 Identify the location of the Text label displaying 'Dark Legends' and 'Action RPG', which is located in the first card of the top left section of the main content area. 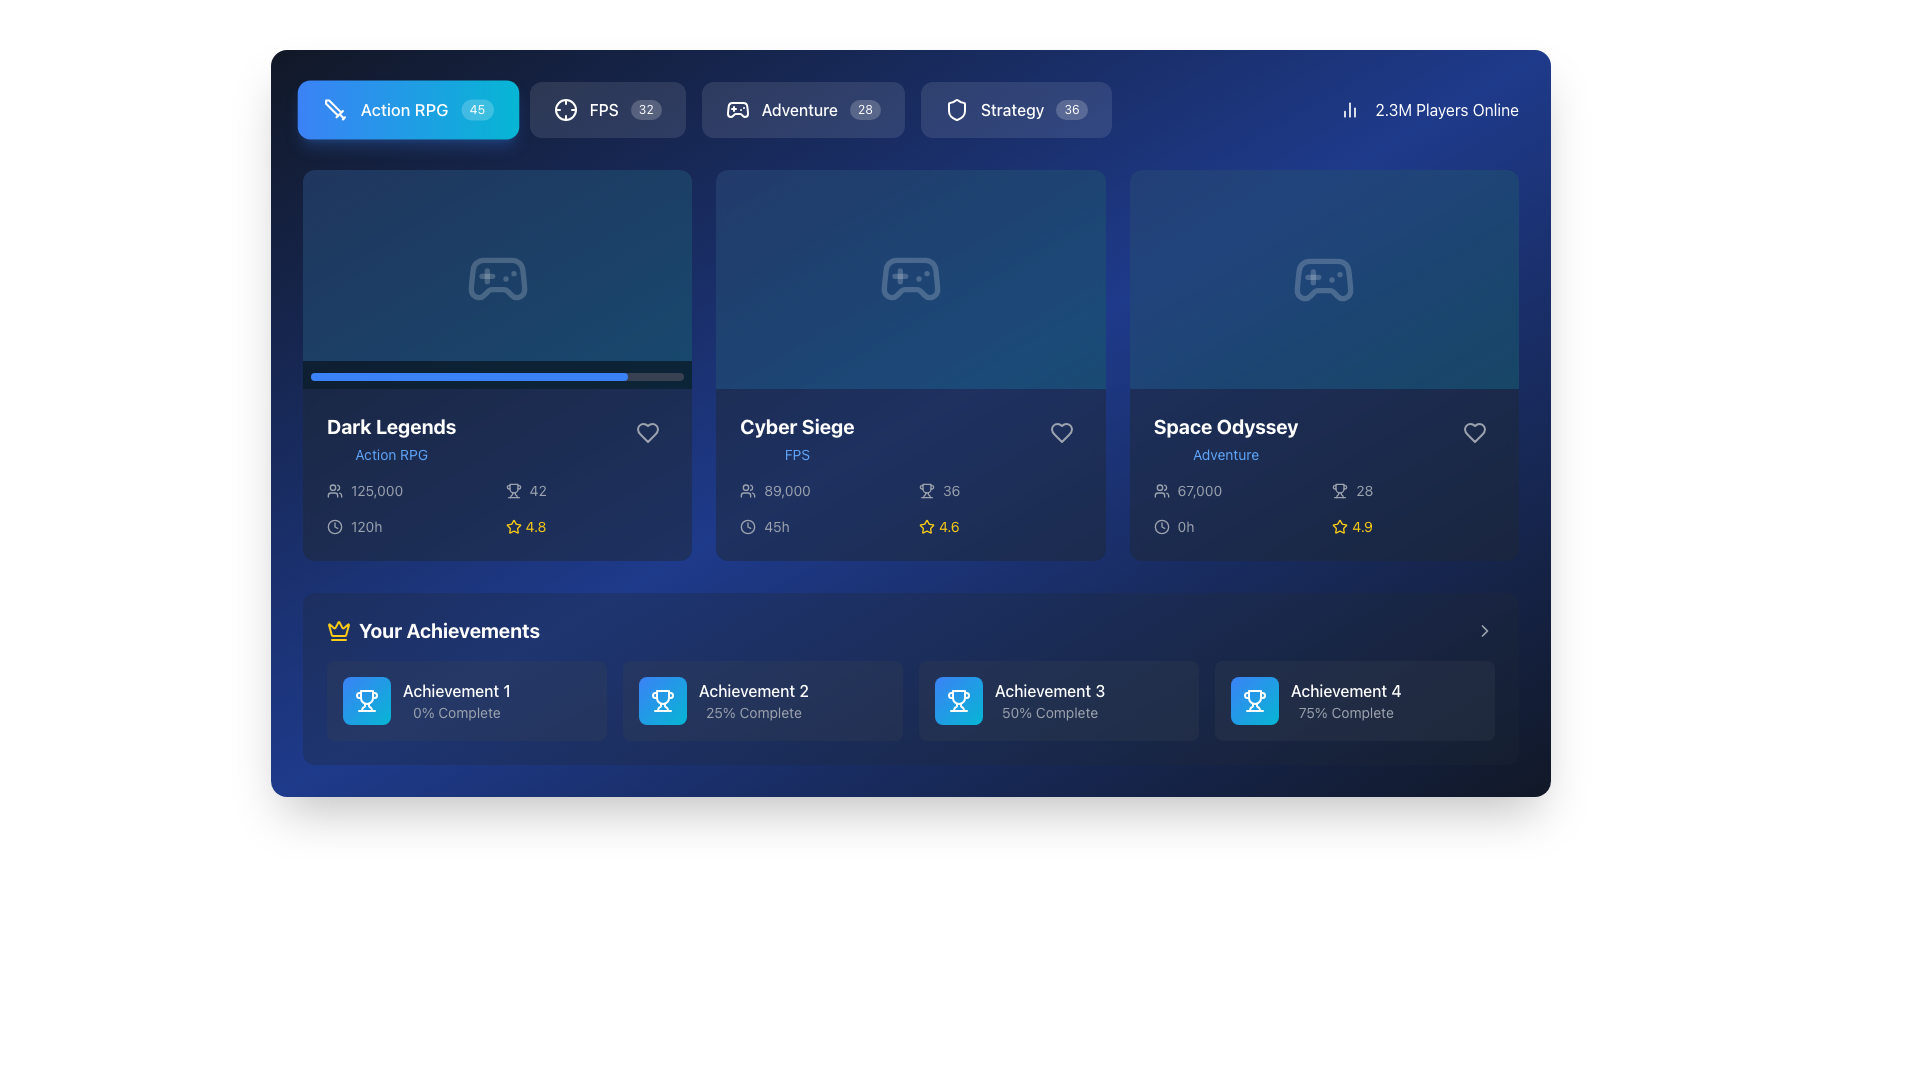
(391, 438).